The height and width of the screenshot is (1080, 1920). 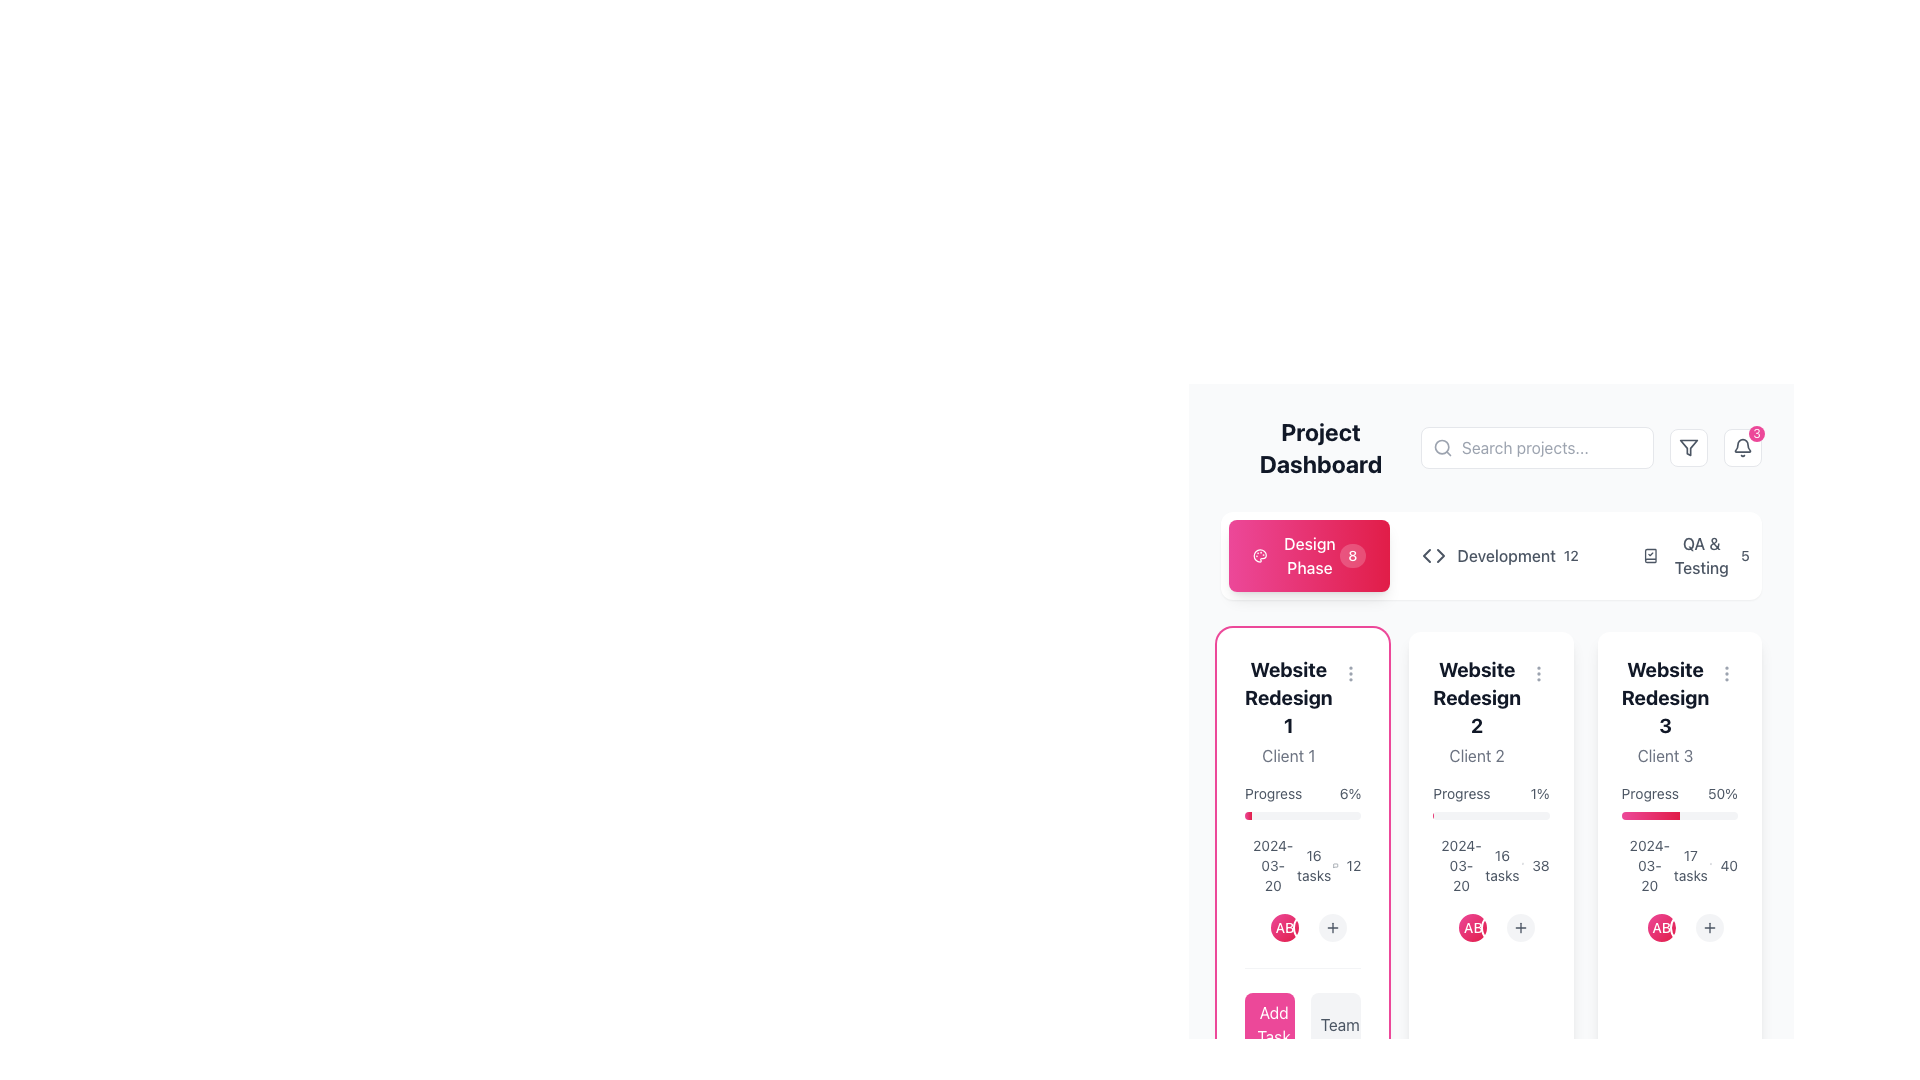 What do you see at coordinates (1303, 865) in the screenshot?
I see `the text in the Grid layout within the 'Website Redesign 1' card` at bounding box center [1303, 865].